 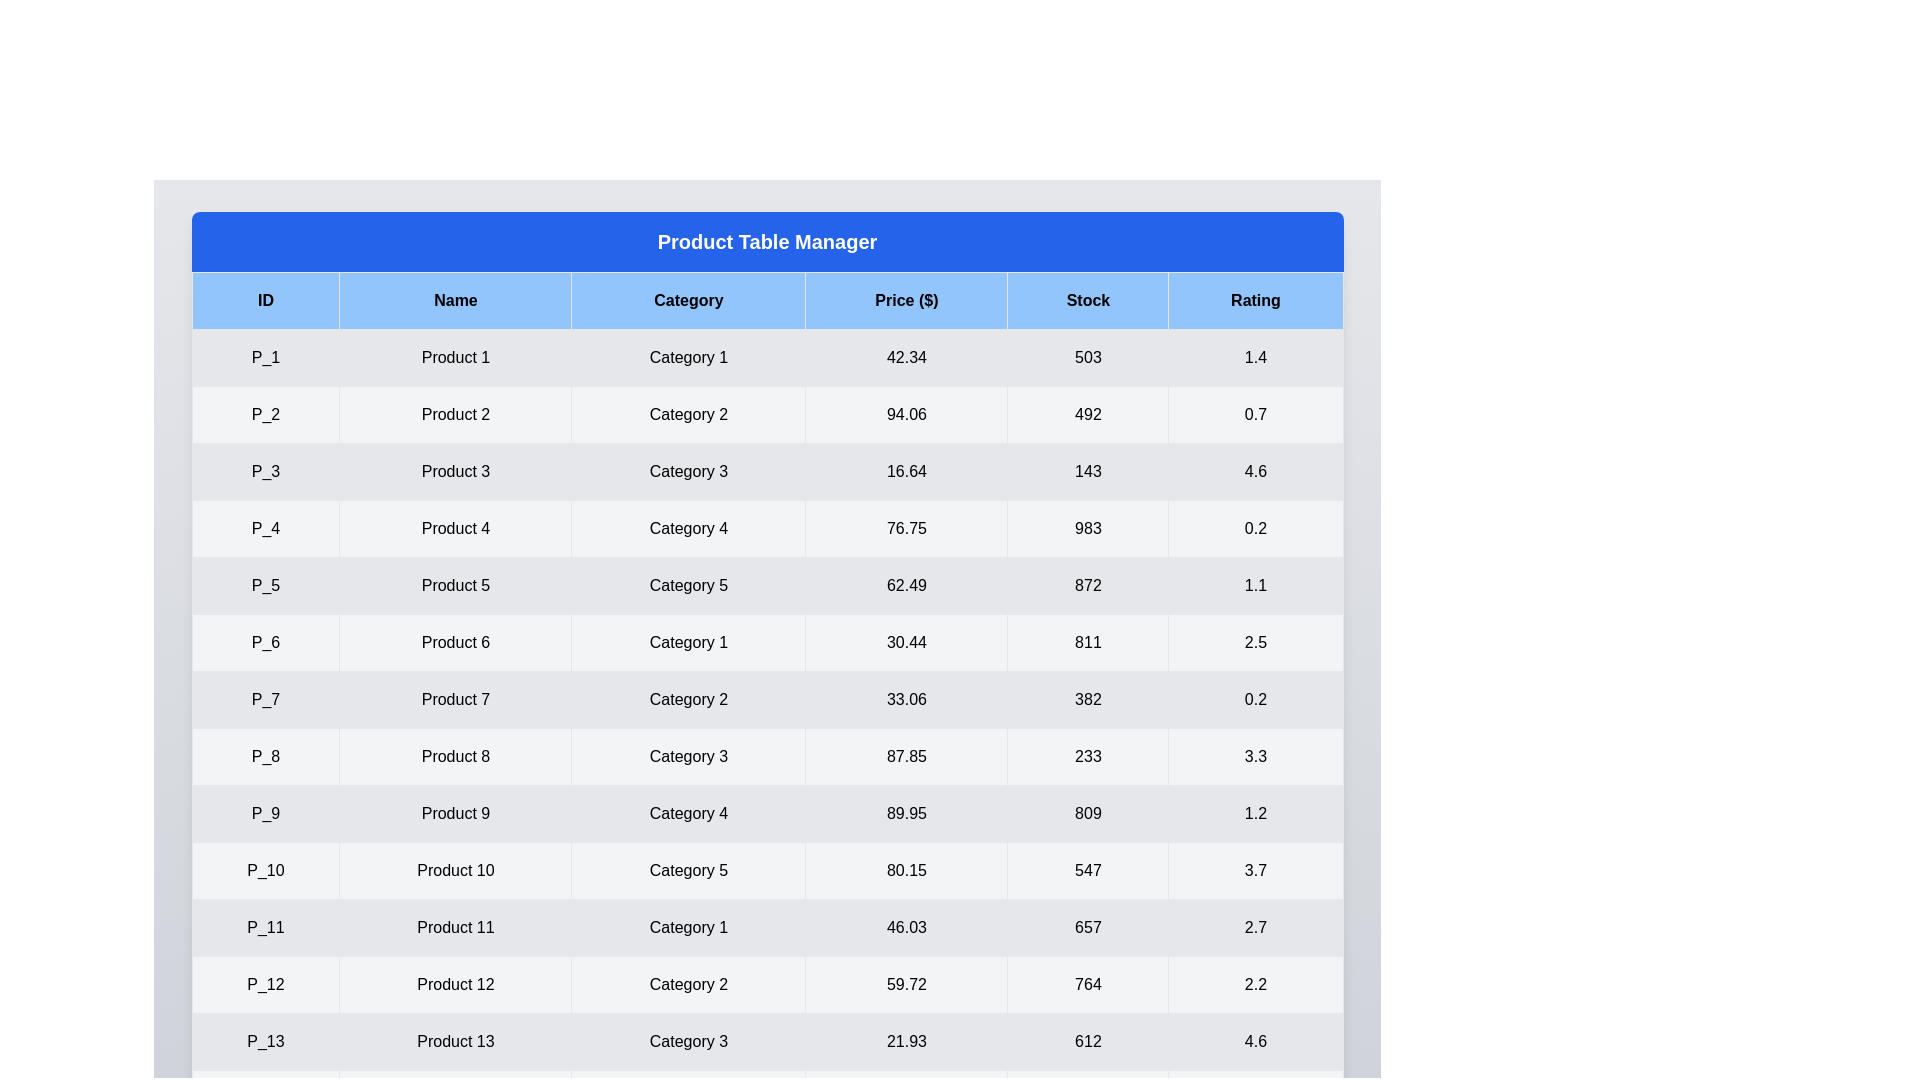 I want to click on the cell containing 'Product 1' to select its content, so click(x=455, y=357).